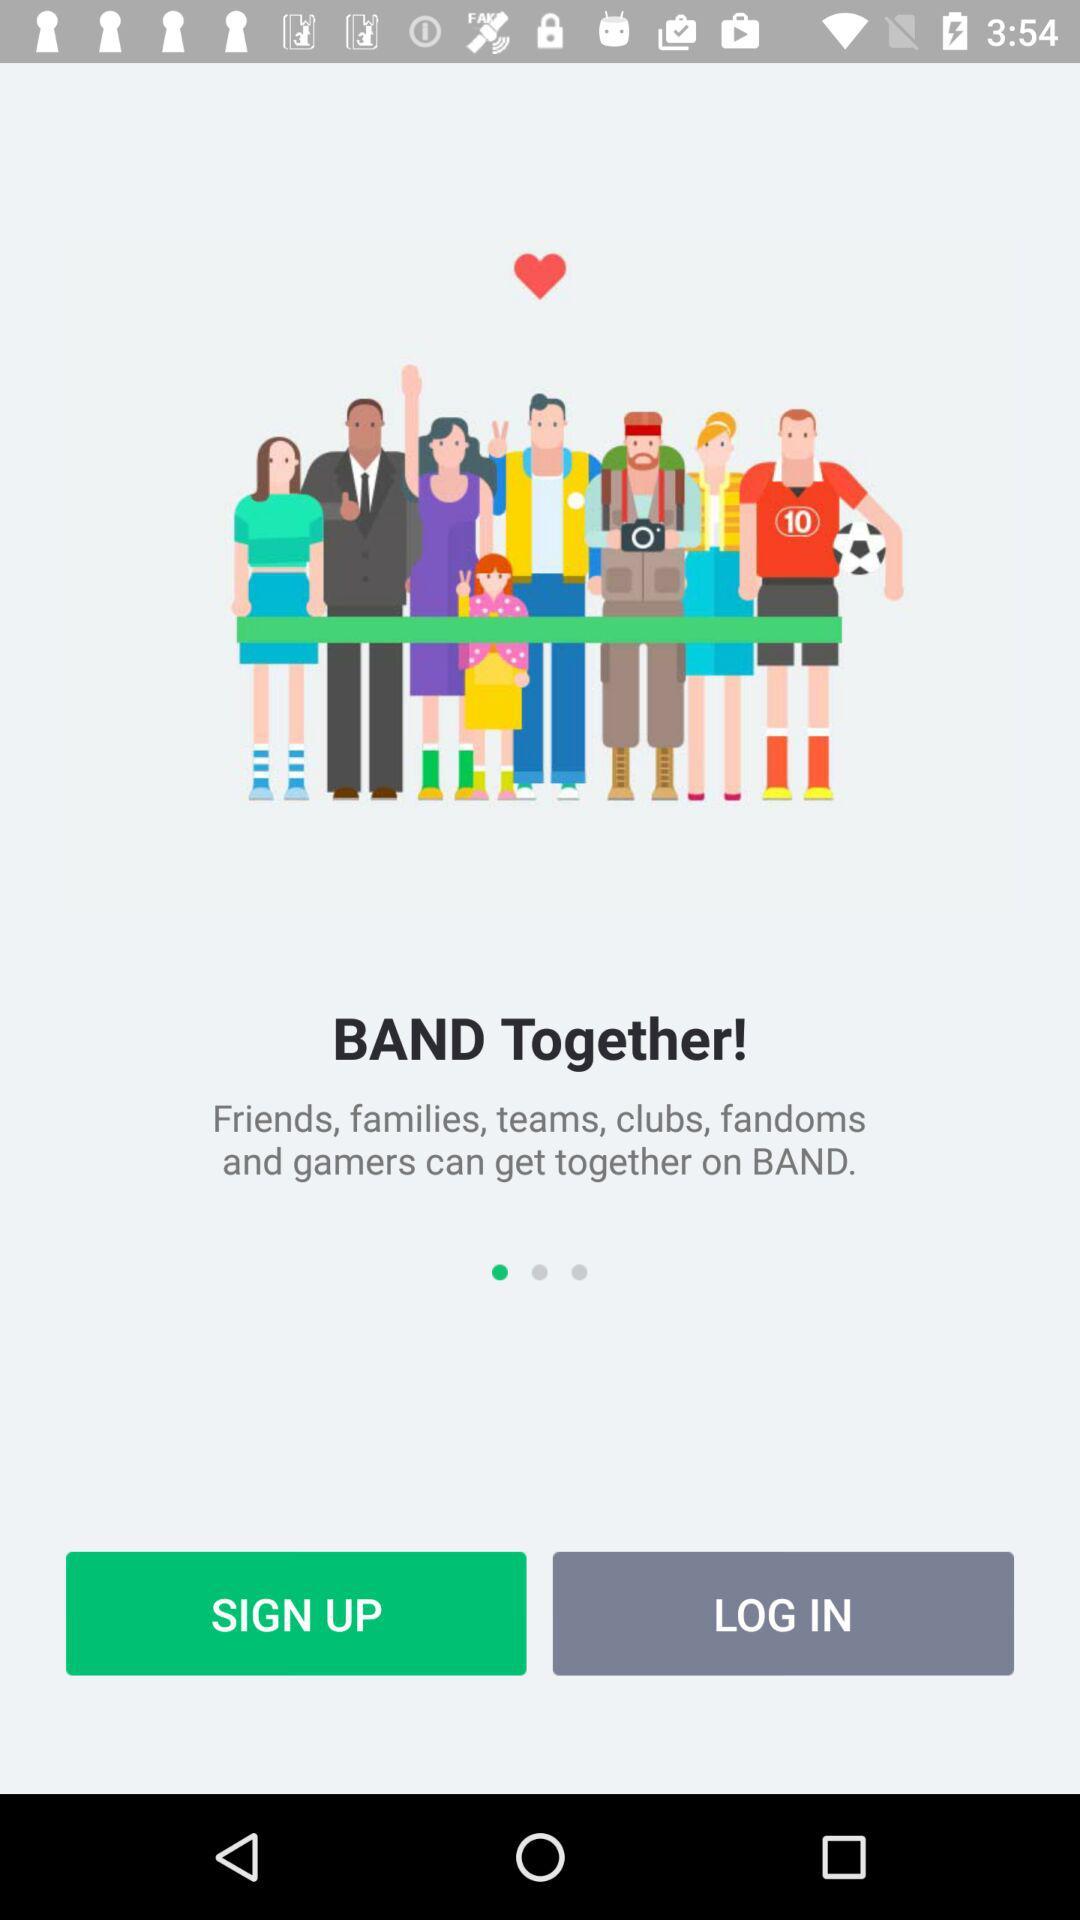 Image resolution: width=1080 pixels, height=1920 pixels. What do you see at coordinates (782, 1613) in the screenshot?
I see `the item at the bottom right corner` at bounding box center [782, 1613].